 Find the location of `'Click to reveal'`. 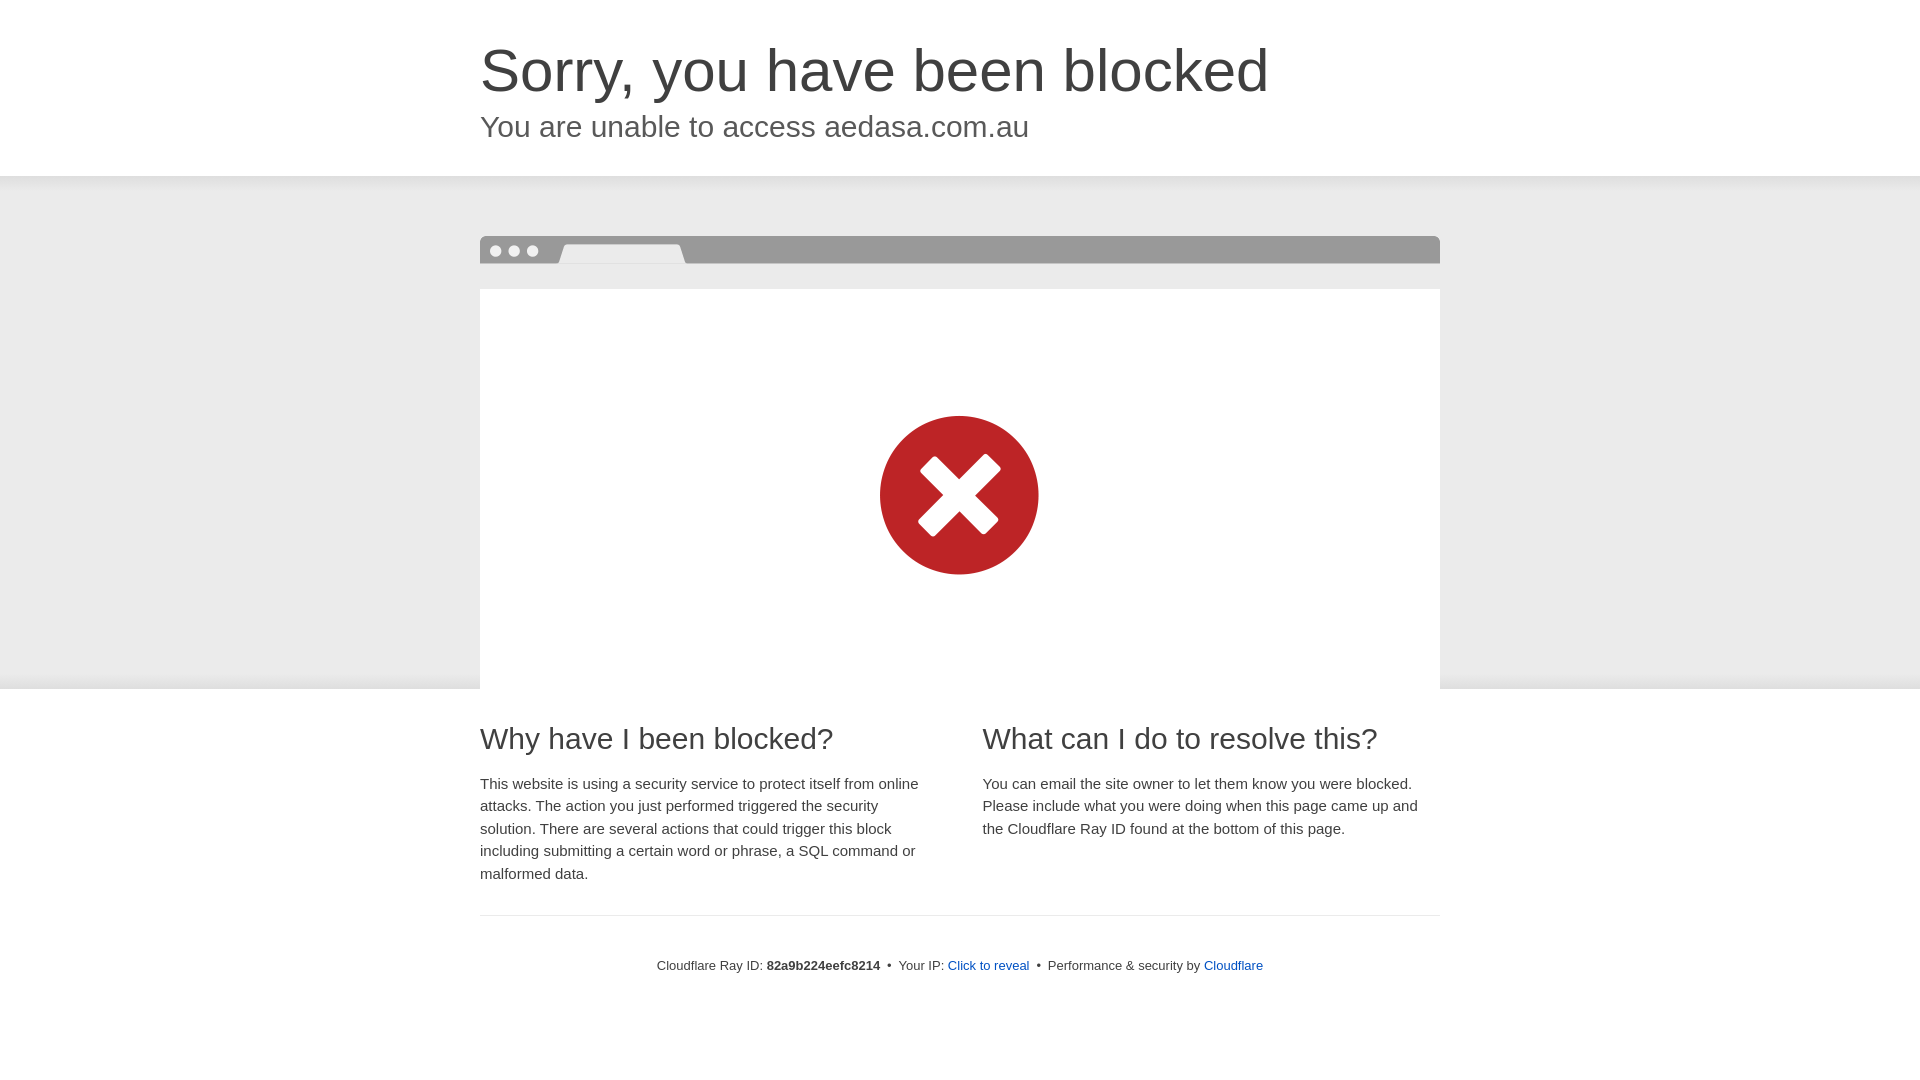

'Click to reveal' is located at coordinates (988, 964).